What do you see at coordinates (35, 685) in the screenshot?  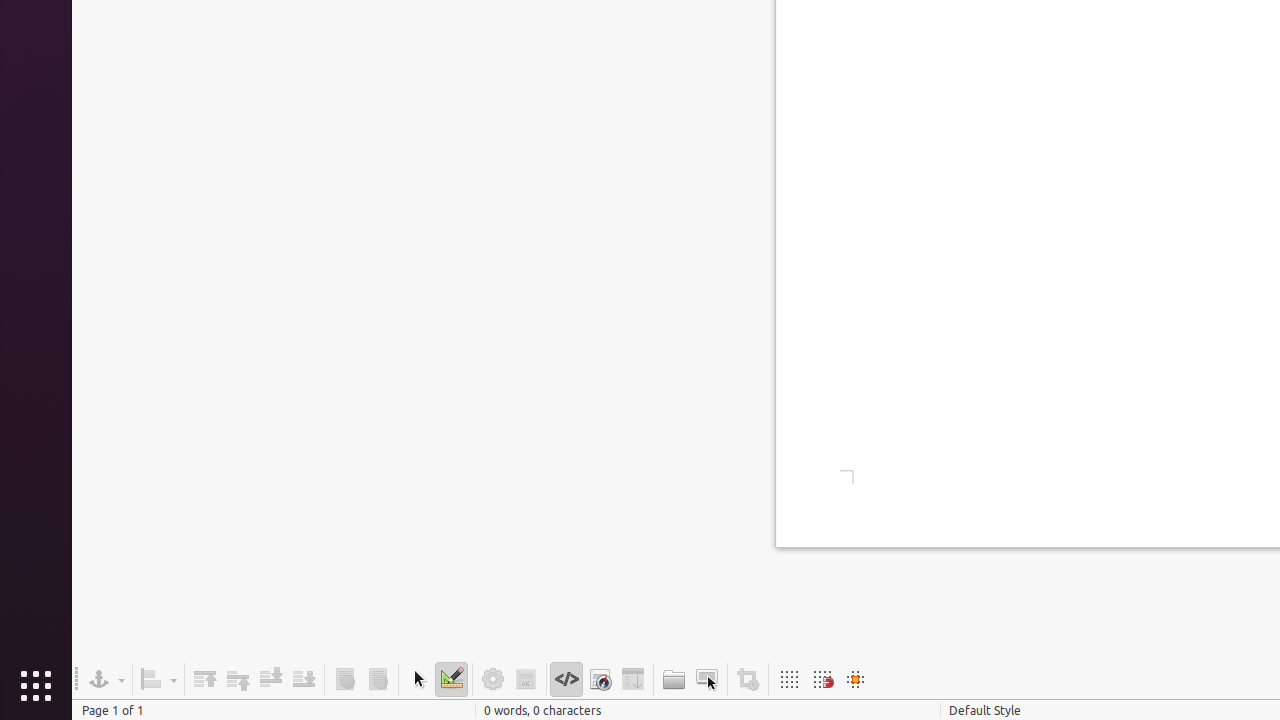 I see `'Show Applications'` at bounding box center [35, 685].